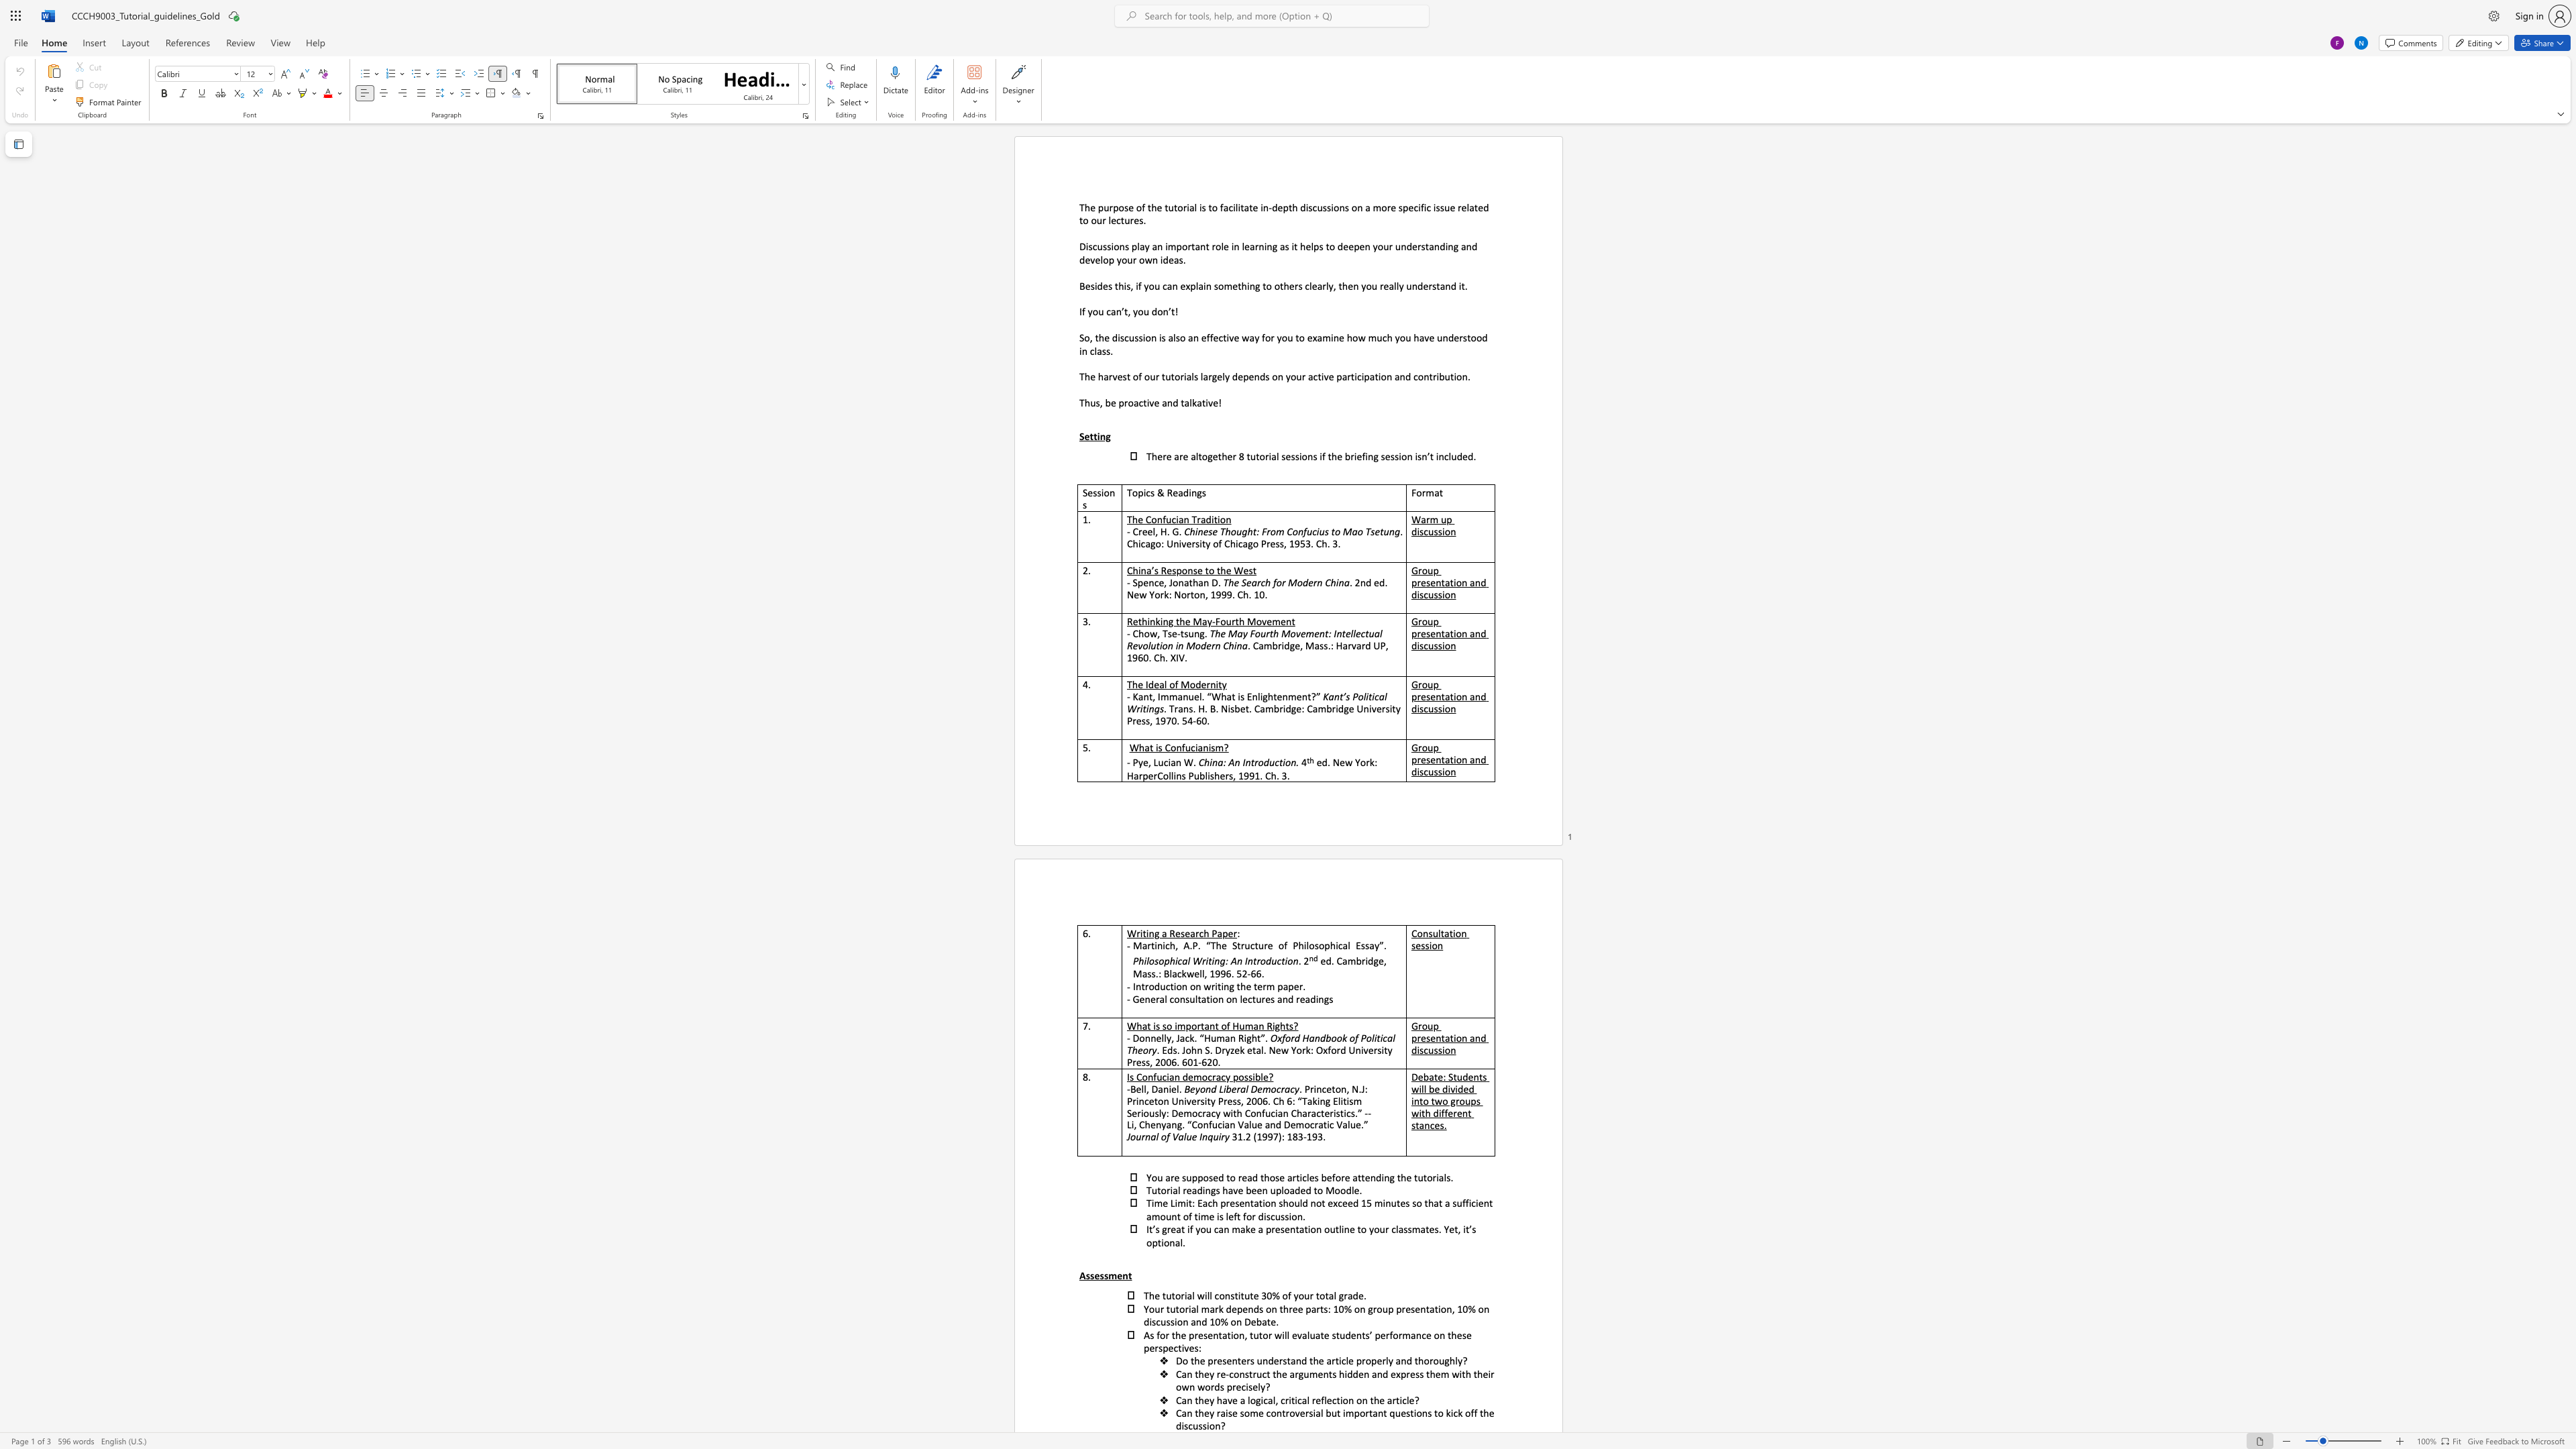 The height and width of the screenshot is (1449, 2576). Describe the element at coordinates (1228, 582) in the screenshot. I see `the subset text "he Search for M" within the text "The Search for Modern China"` at that location.